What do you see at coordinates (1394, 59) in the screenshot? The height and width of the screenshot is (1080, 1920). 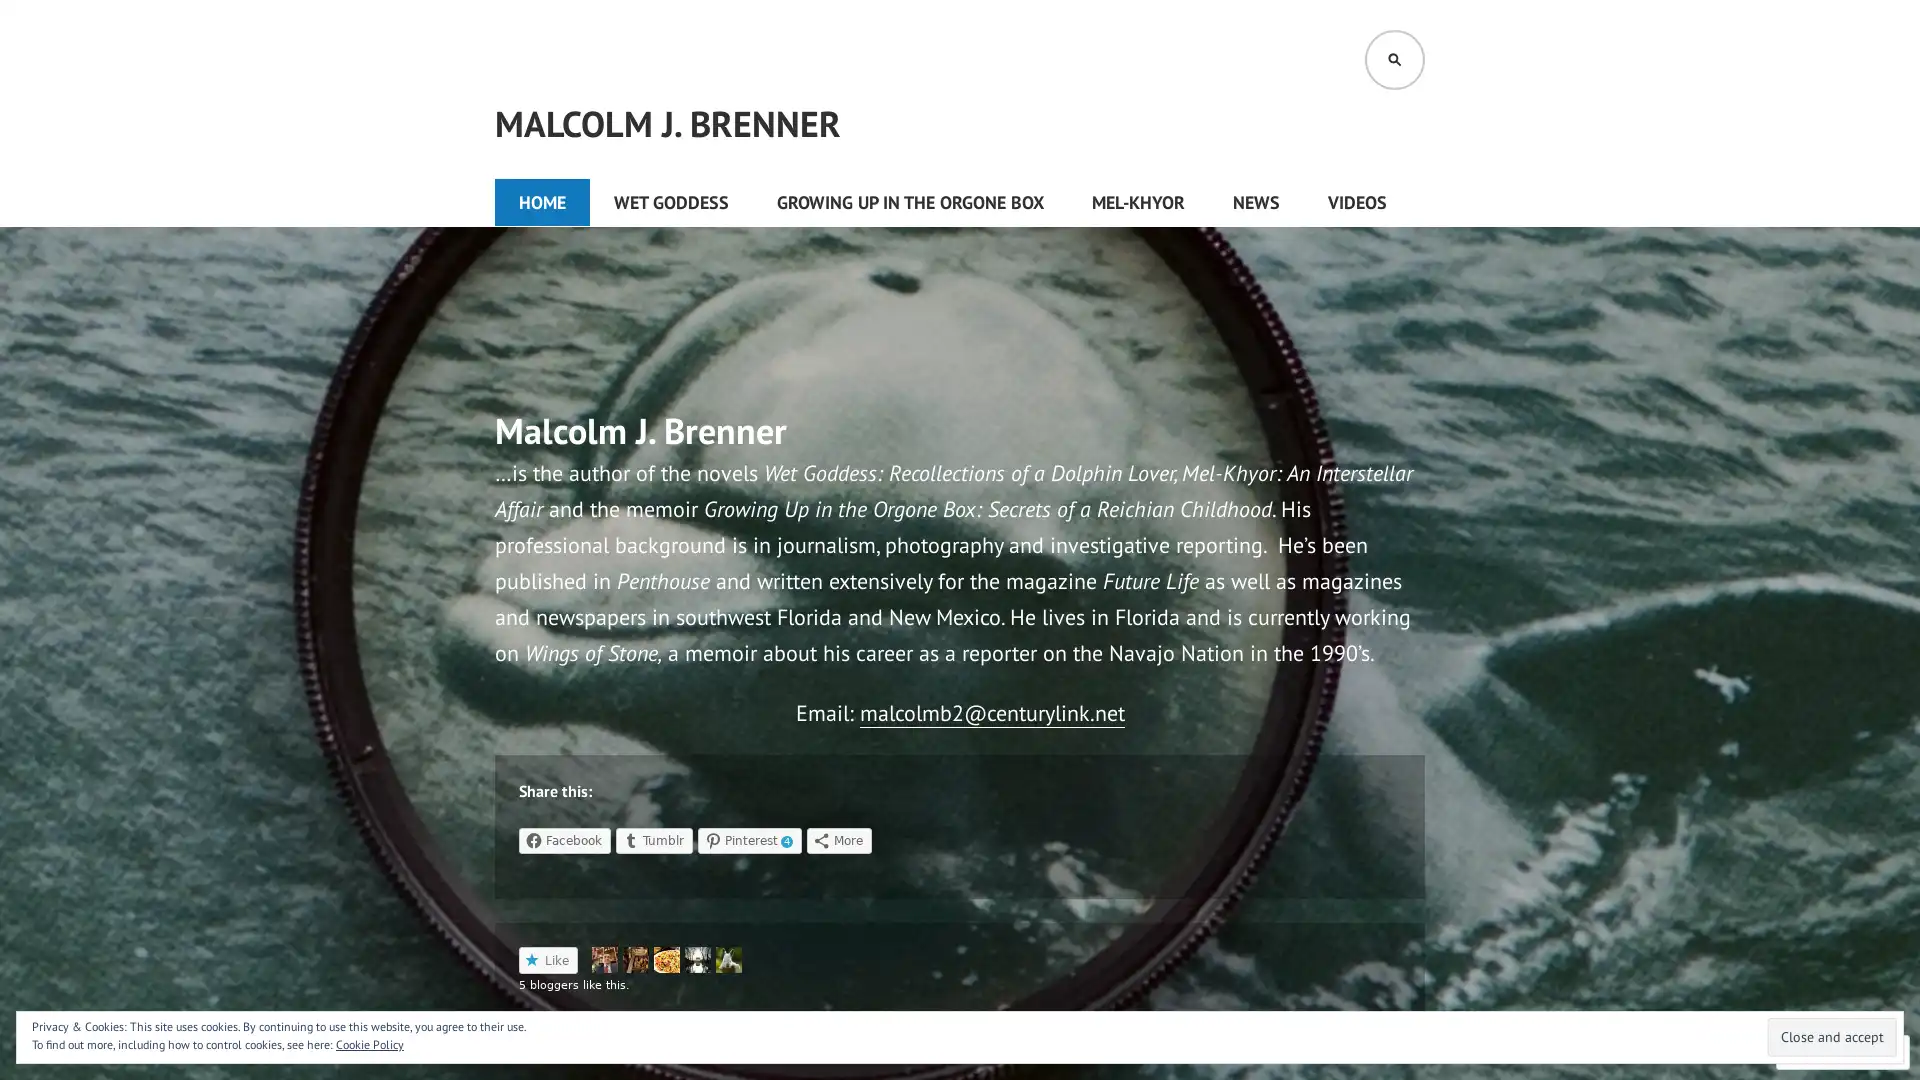 I see `SEARCH` at bounding box center [1394, 59].